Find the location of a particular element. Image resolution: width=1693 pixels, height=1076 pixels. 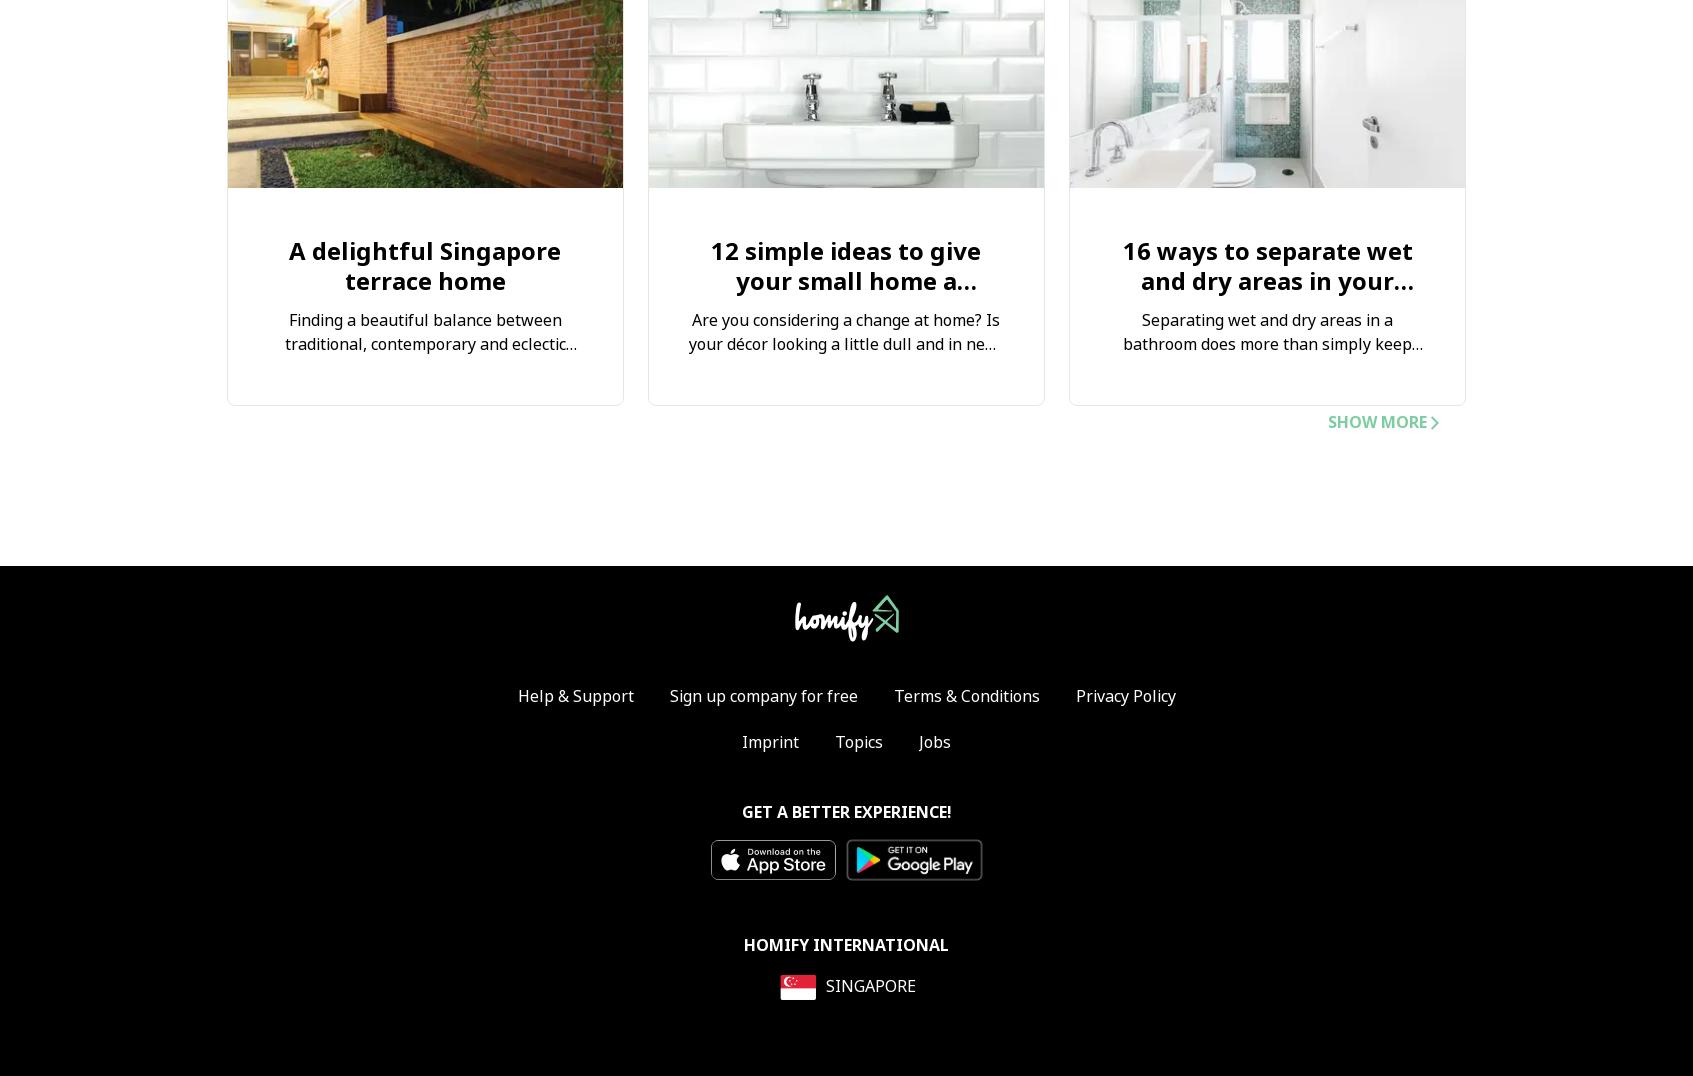

'Our mission is to bring you closer to your
home, and to produce a dwelling that invites you in with its well-designed
interior aesthetics. Discover our 12 simple ideas below…' is located at coordinates (844, 462).